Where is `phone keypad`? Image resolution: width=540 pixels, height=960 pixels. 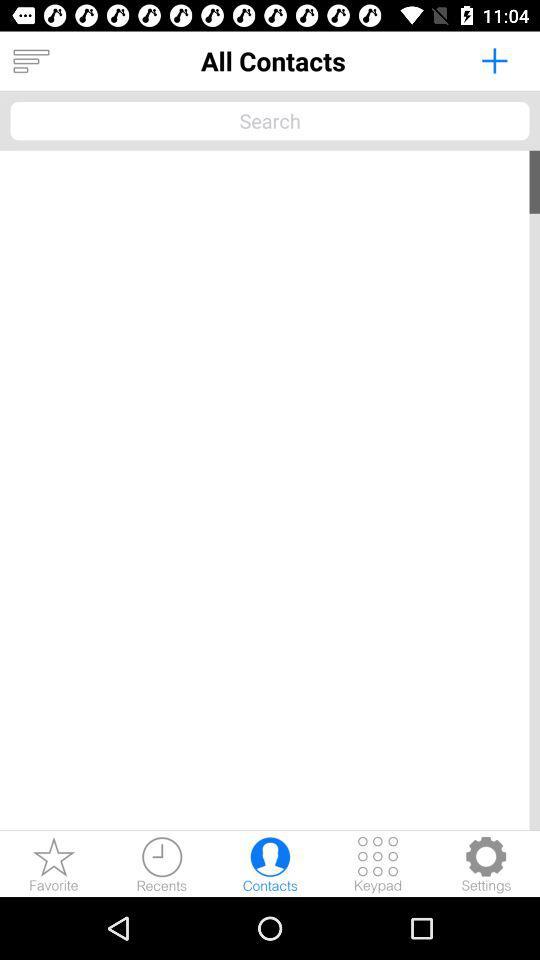
phone keypad is located at coordinates (378, 863).